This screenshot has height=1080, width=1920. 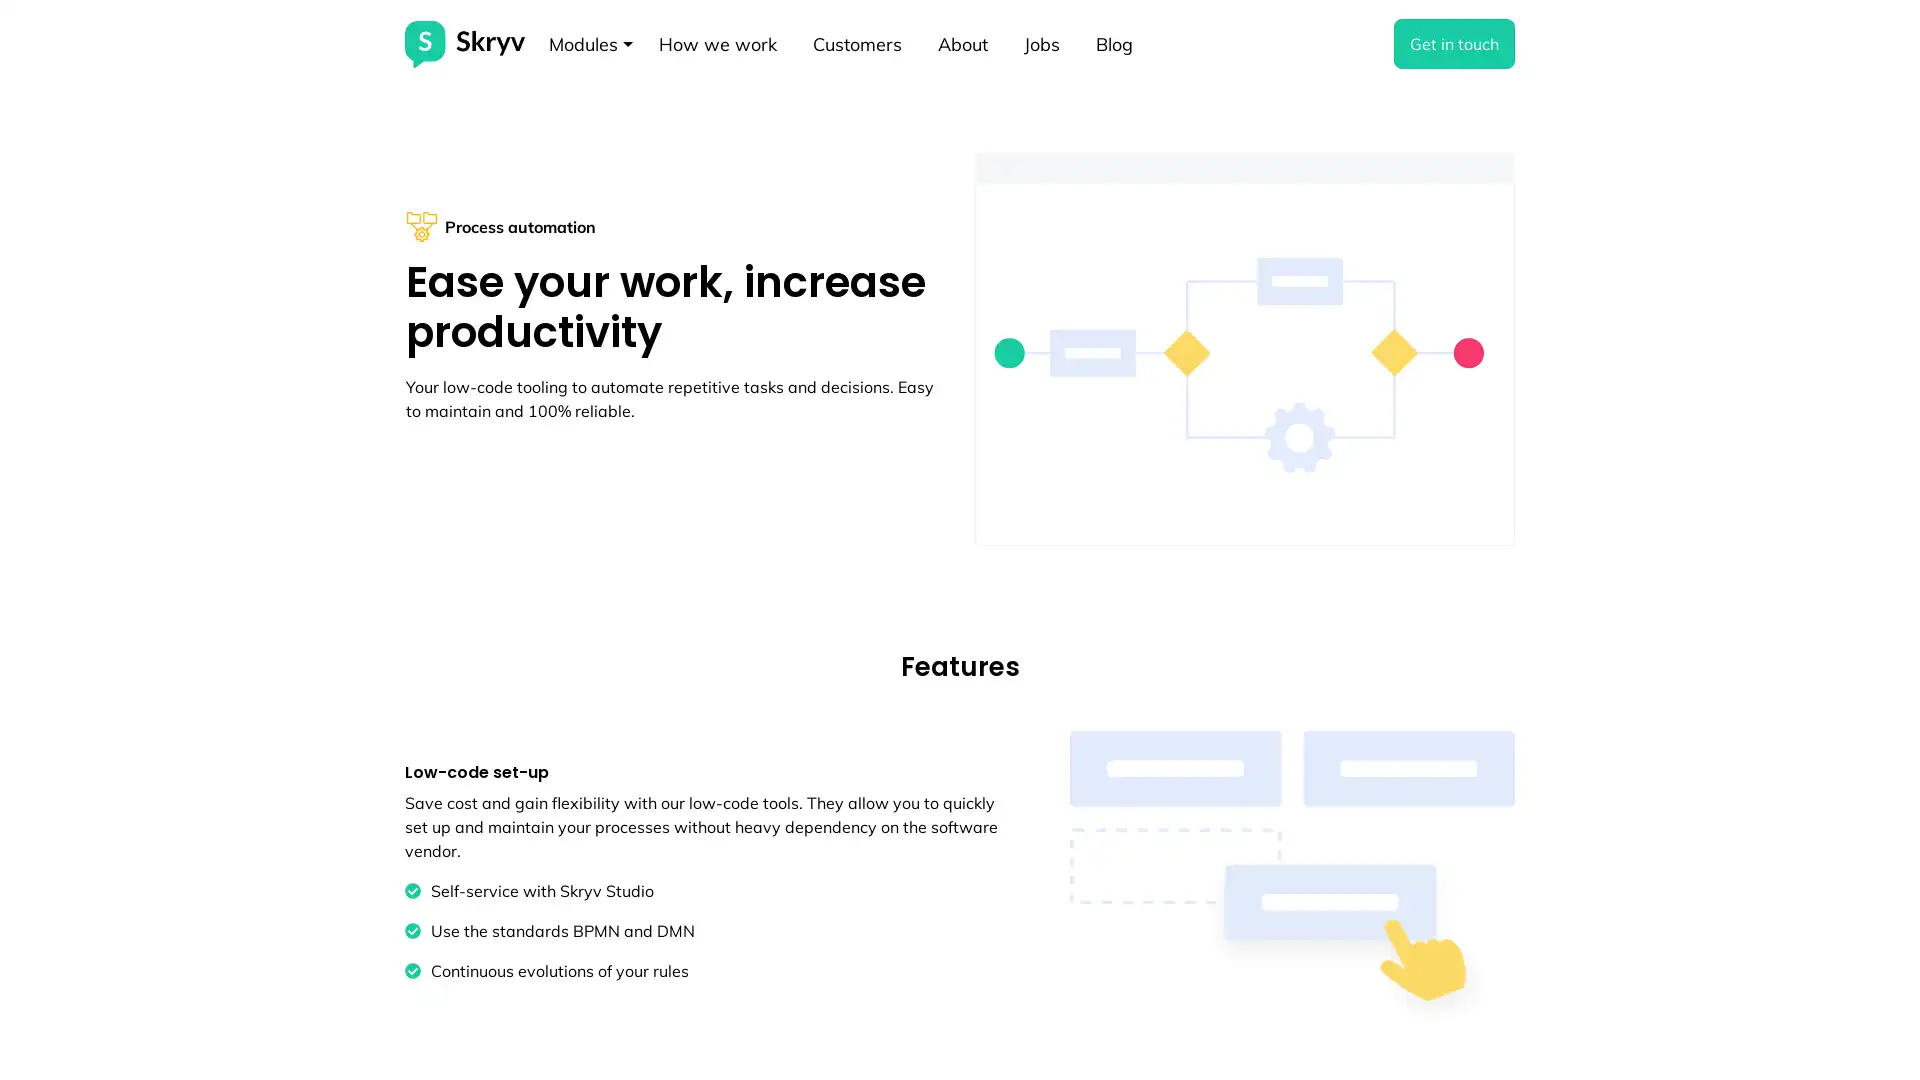 I want to click on Get in touch, so click(x=1454, y=43).